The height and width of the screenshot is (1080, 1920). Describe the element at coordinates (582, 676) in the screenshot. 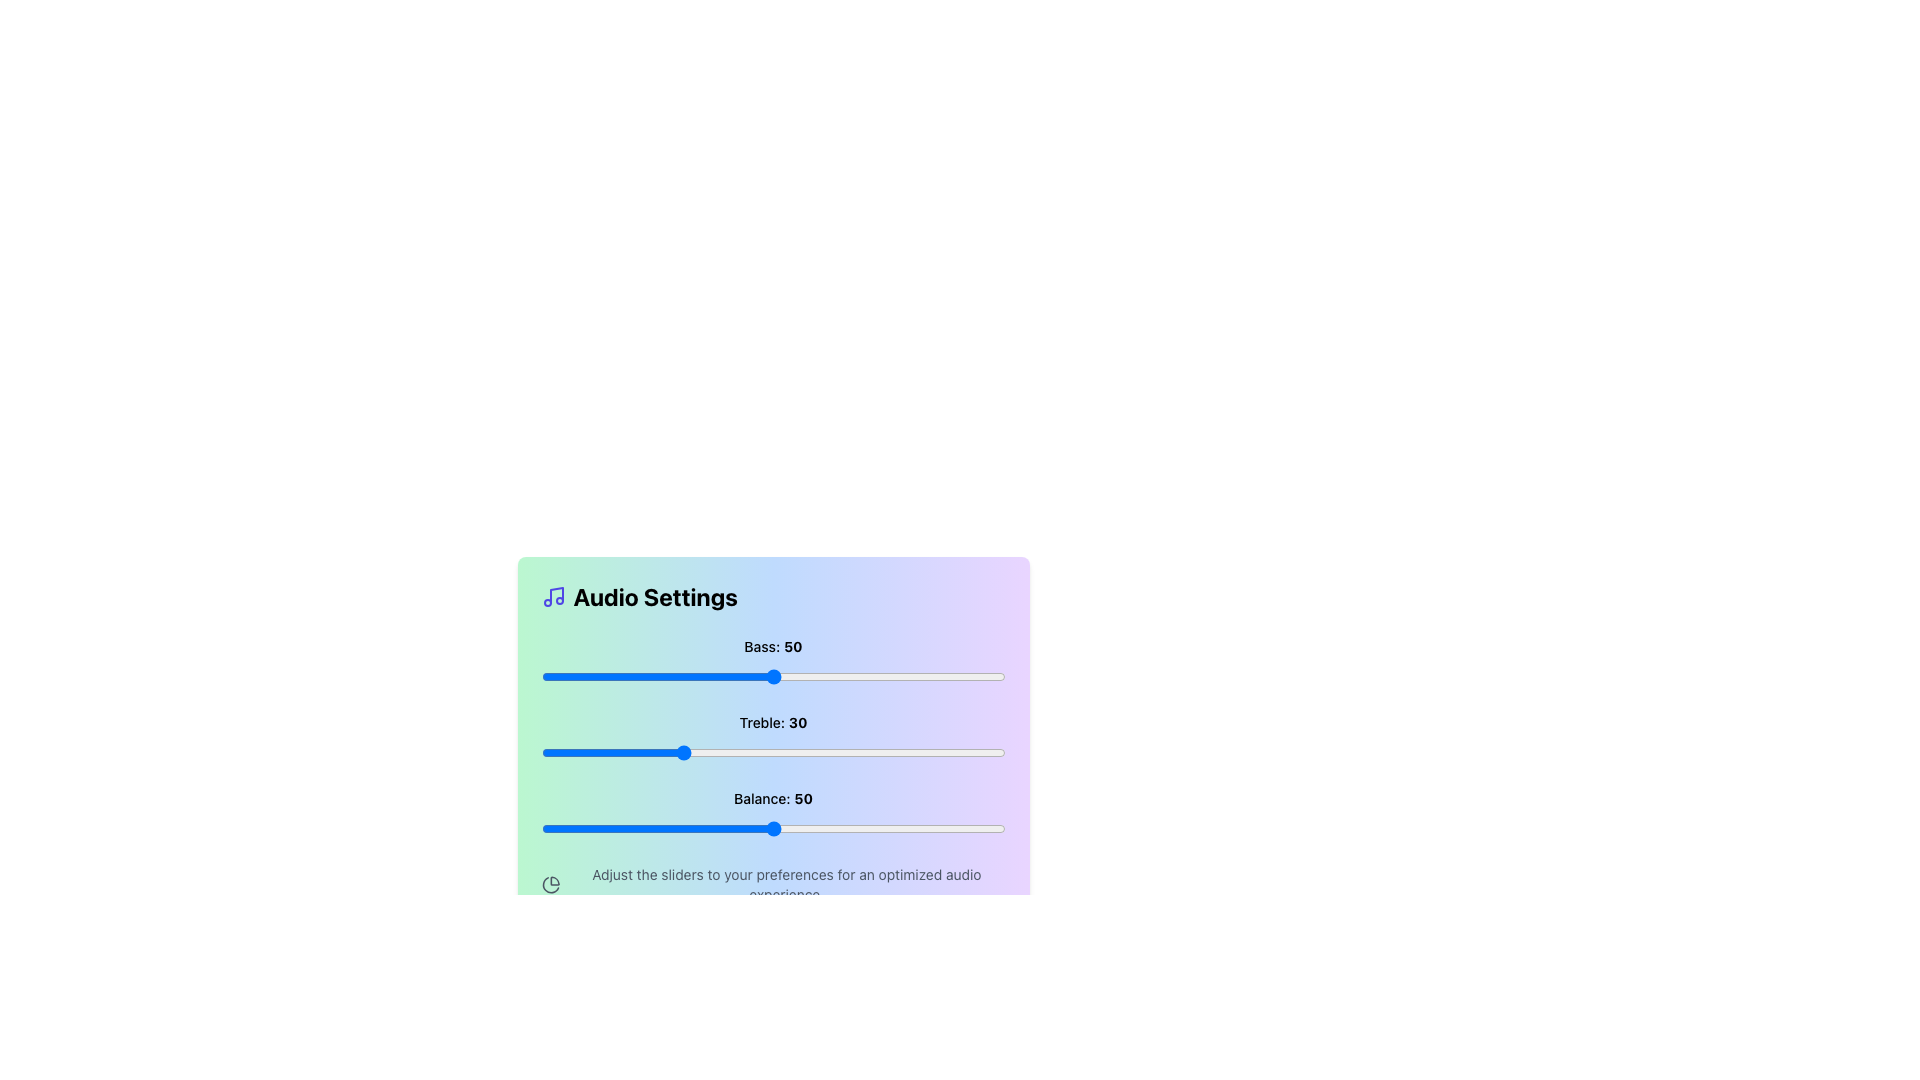

I see `the bass level` at that location.